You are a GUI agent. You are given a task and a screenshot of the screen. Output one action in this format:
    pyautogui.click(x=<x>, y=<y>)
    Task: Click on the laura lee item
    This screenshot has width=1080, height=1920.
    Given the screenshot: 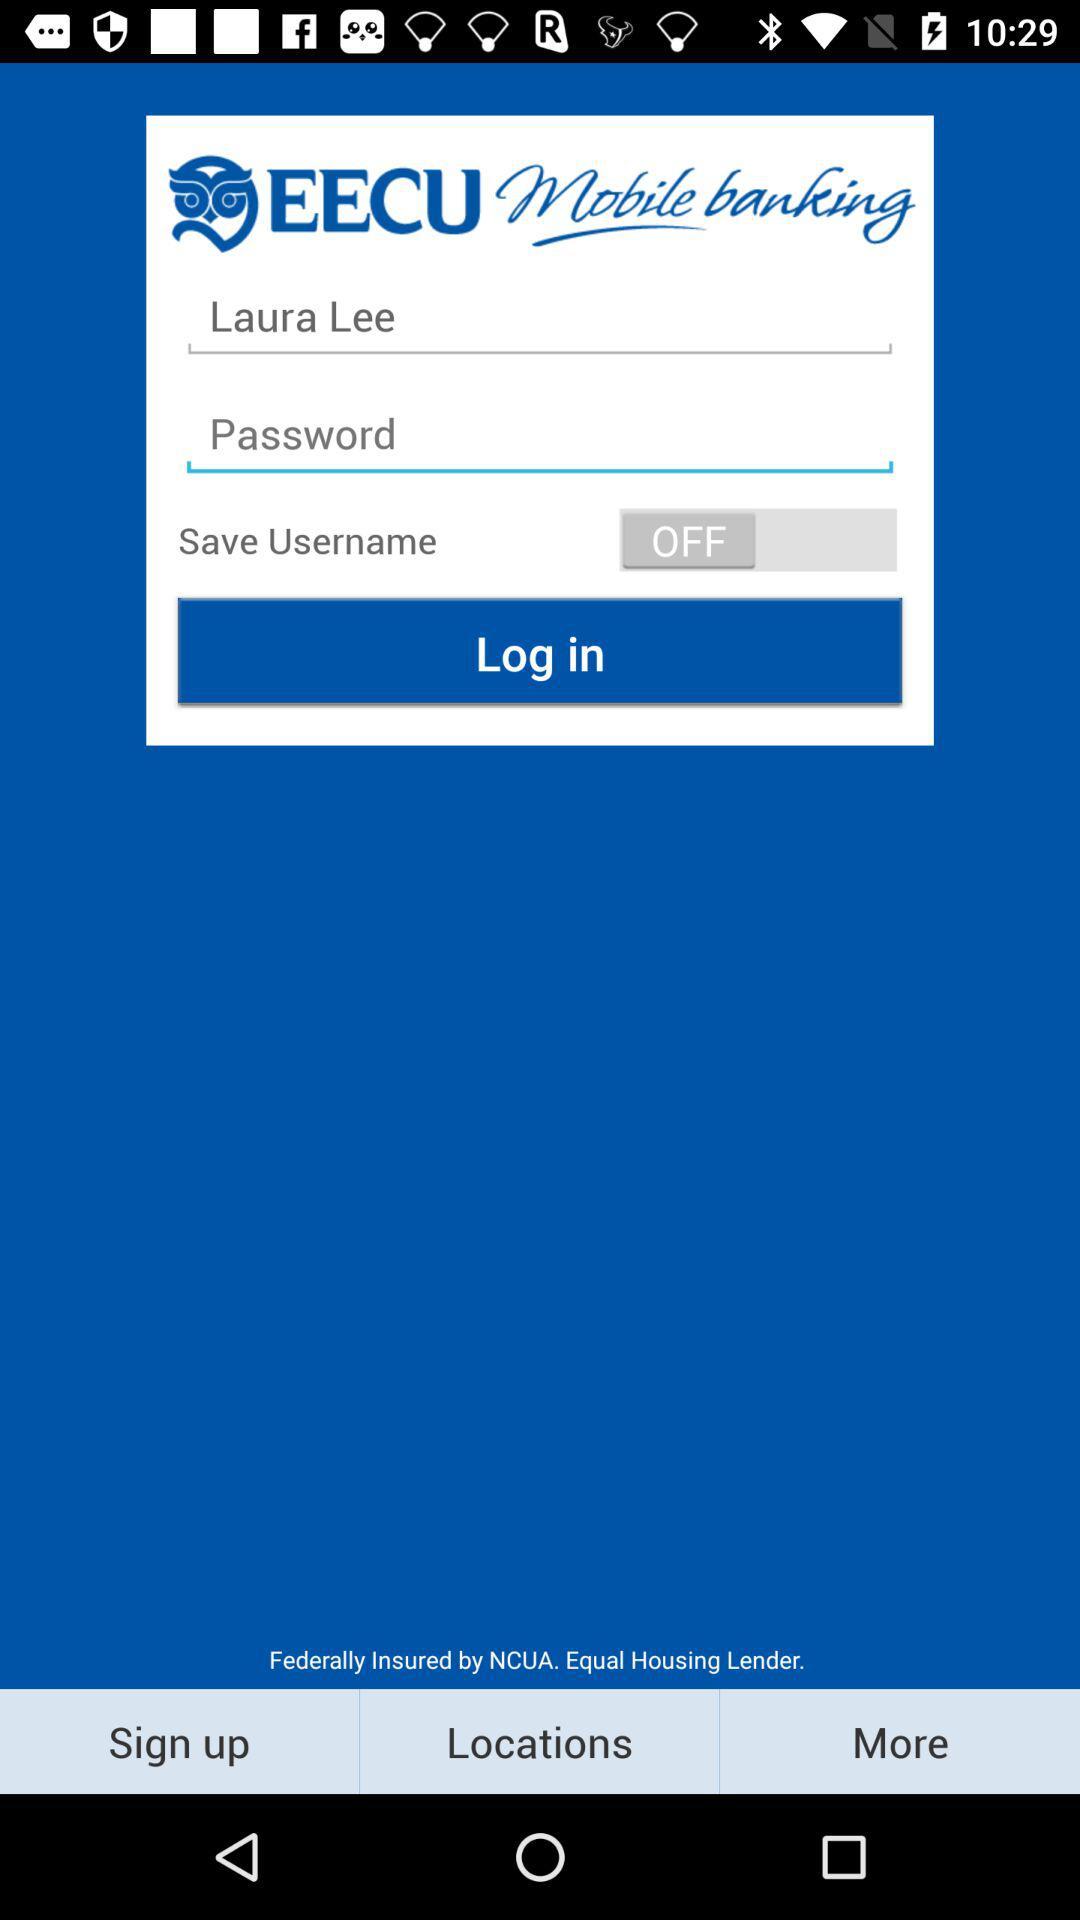 What is the action you would take?
    pyautogui.click(x=540, y=315)
    